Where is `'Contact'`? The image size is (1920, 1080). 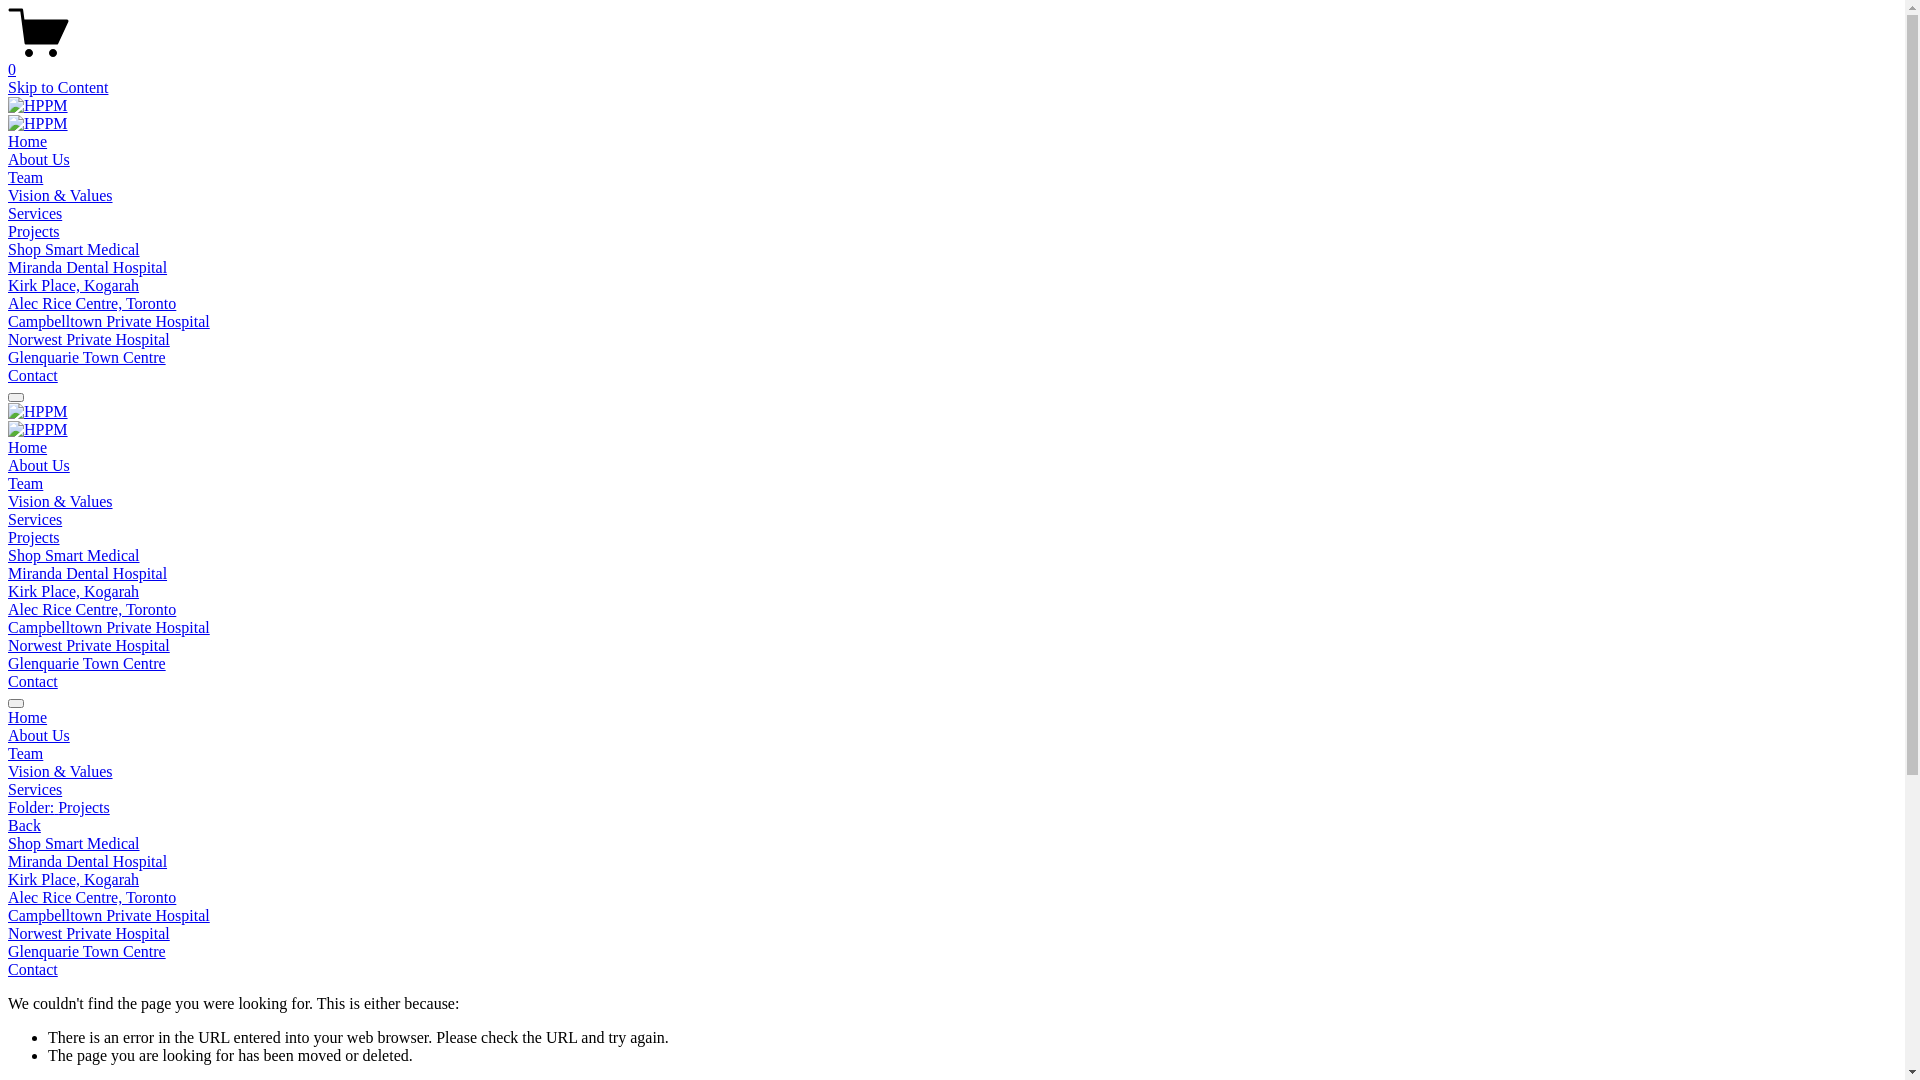 'Contact' is located at coordinates (33, 375).